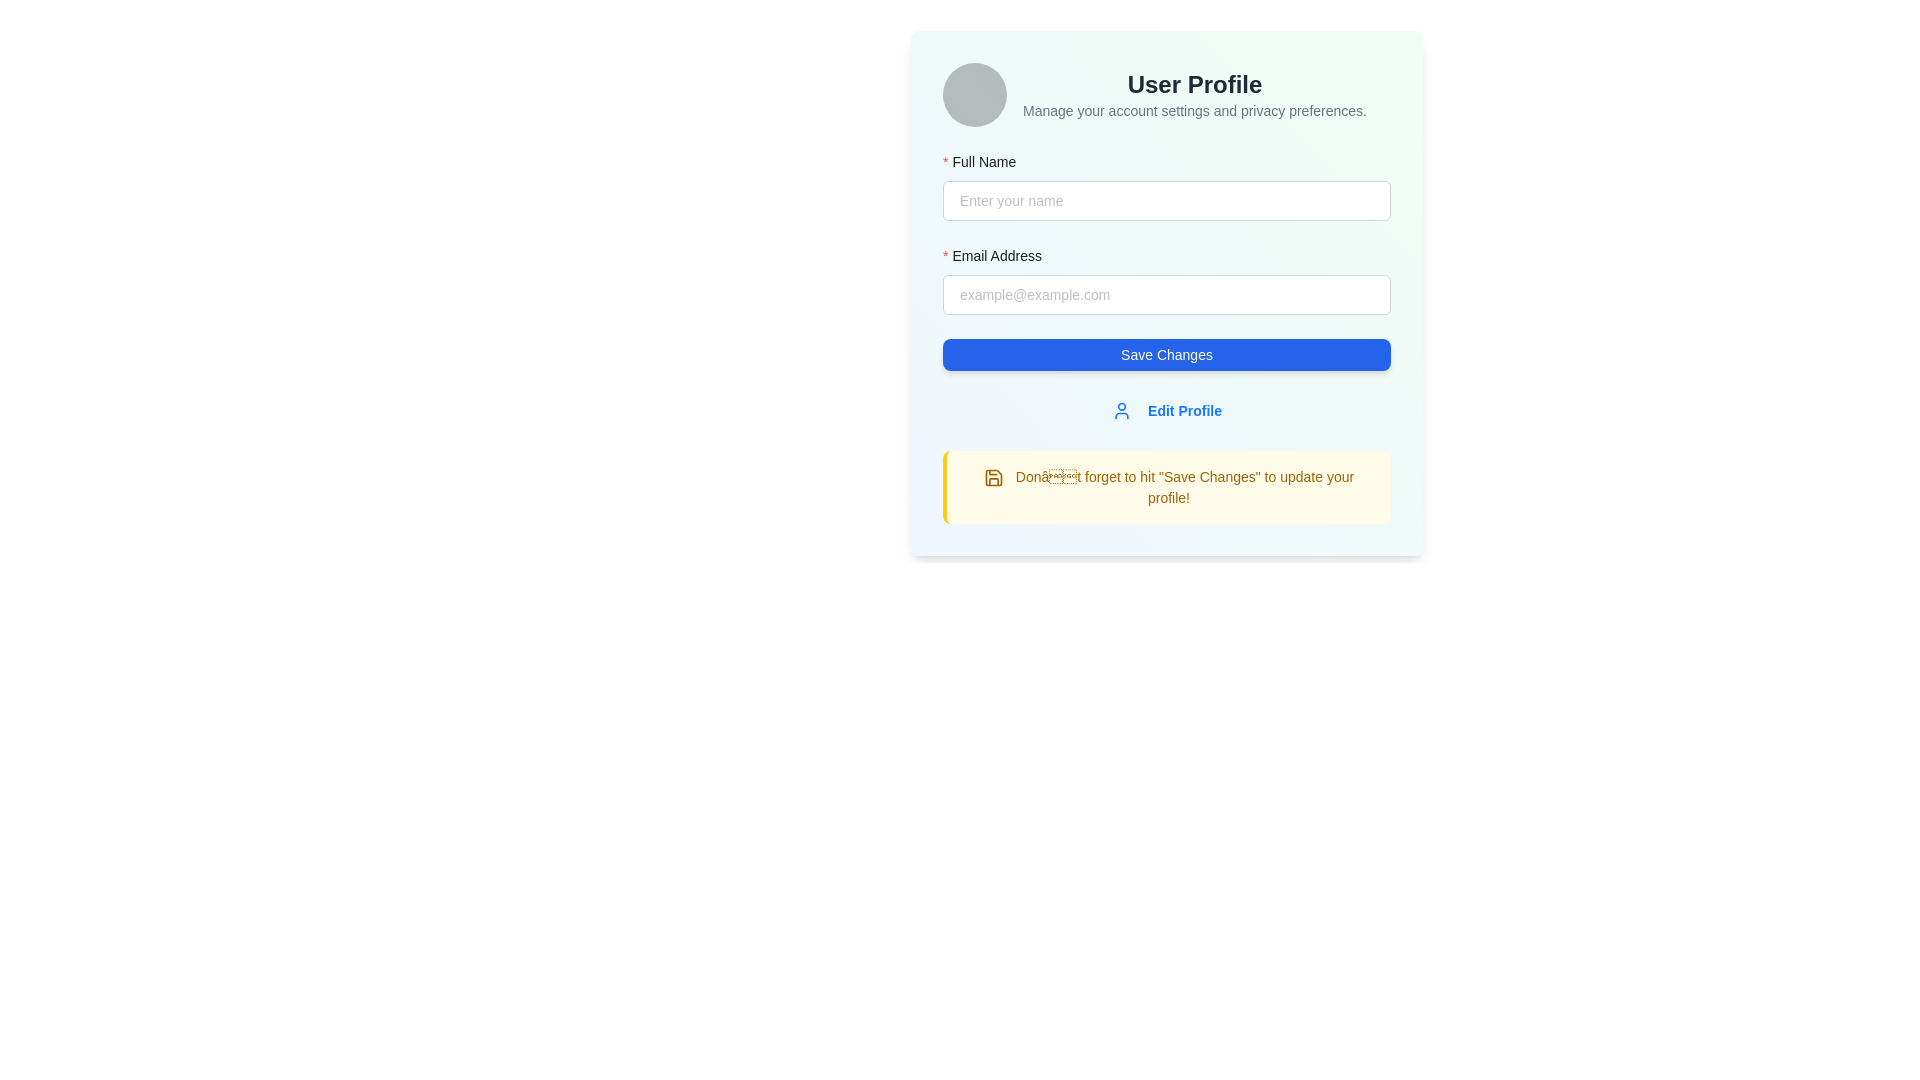  I want to click on the informational notification box reminding users to save changes to their profile, located at the bottom of the 'User Profile' form, so click(1166, 486).